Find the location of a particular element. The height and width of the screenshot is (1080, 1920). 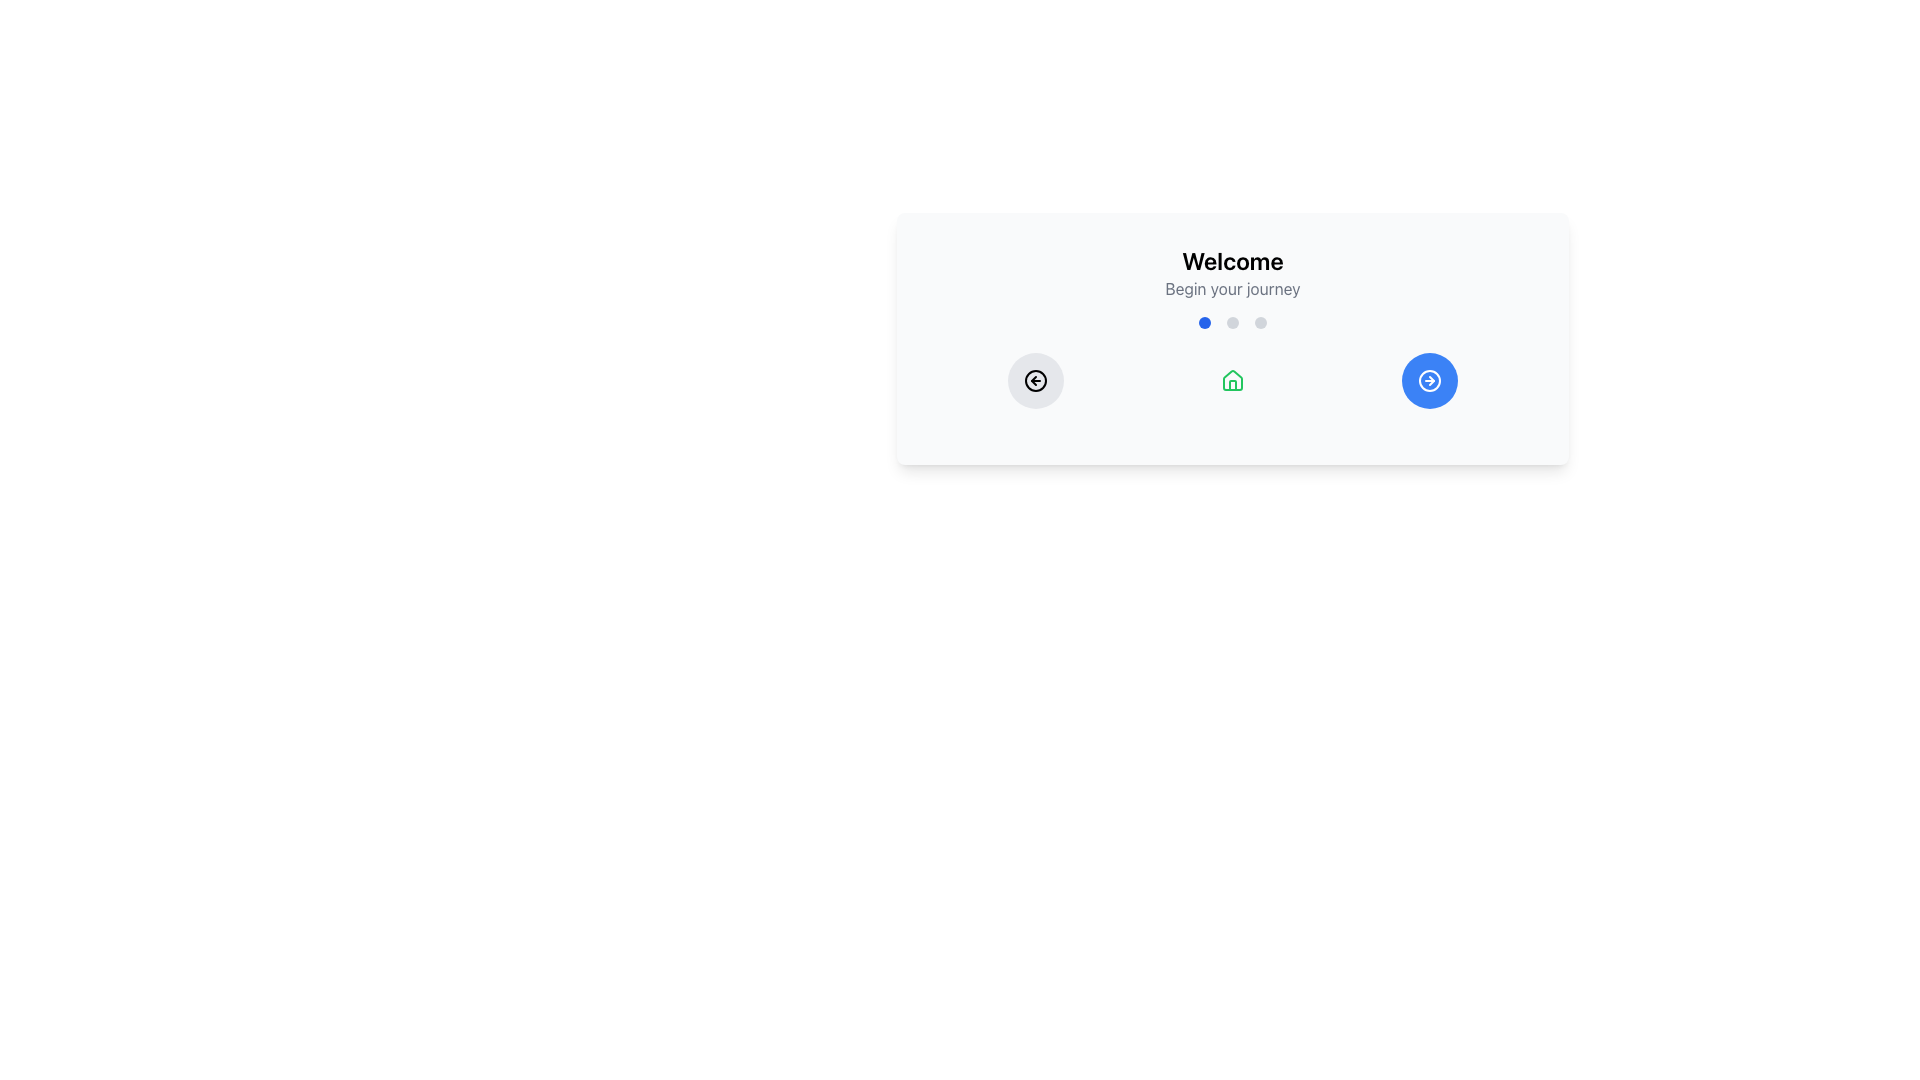

the door element of the house icon located at the center of the interactive card, which serves as a functional part of the house icon is located at coordinates (1232, 385).